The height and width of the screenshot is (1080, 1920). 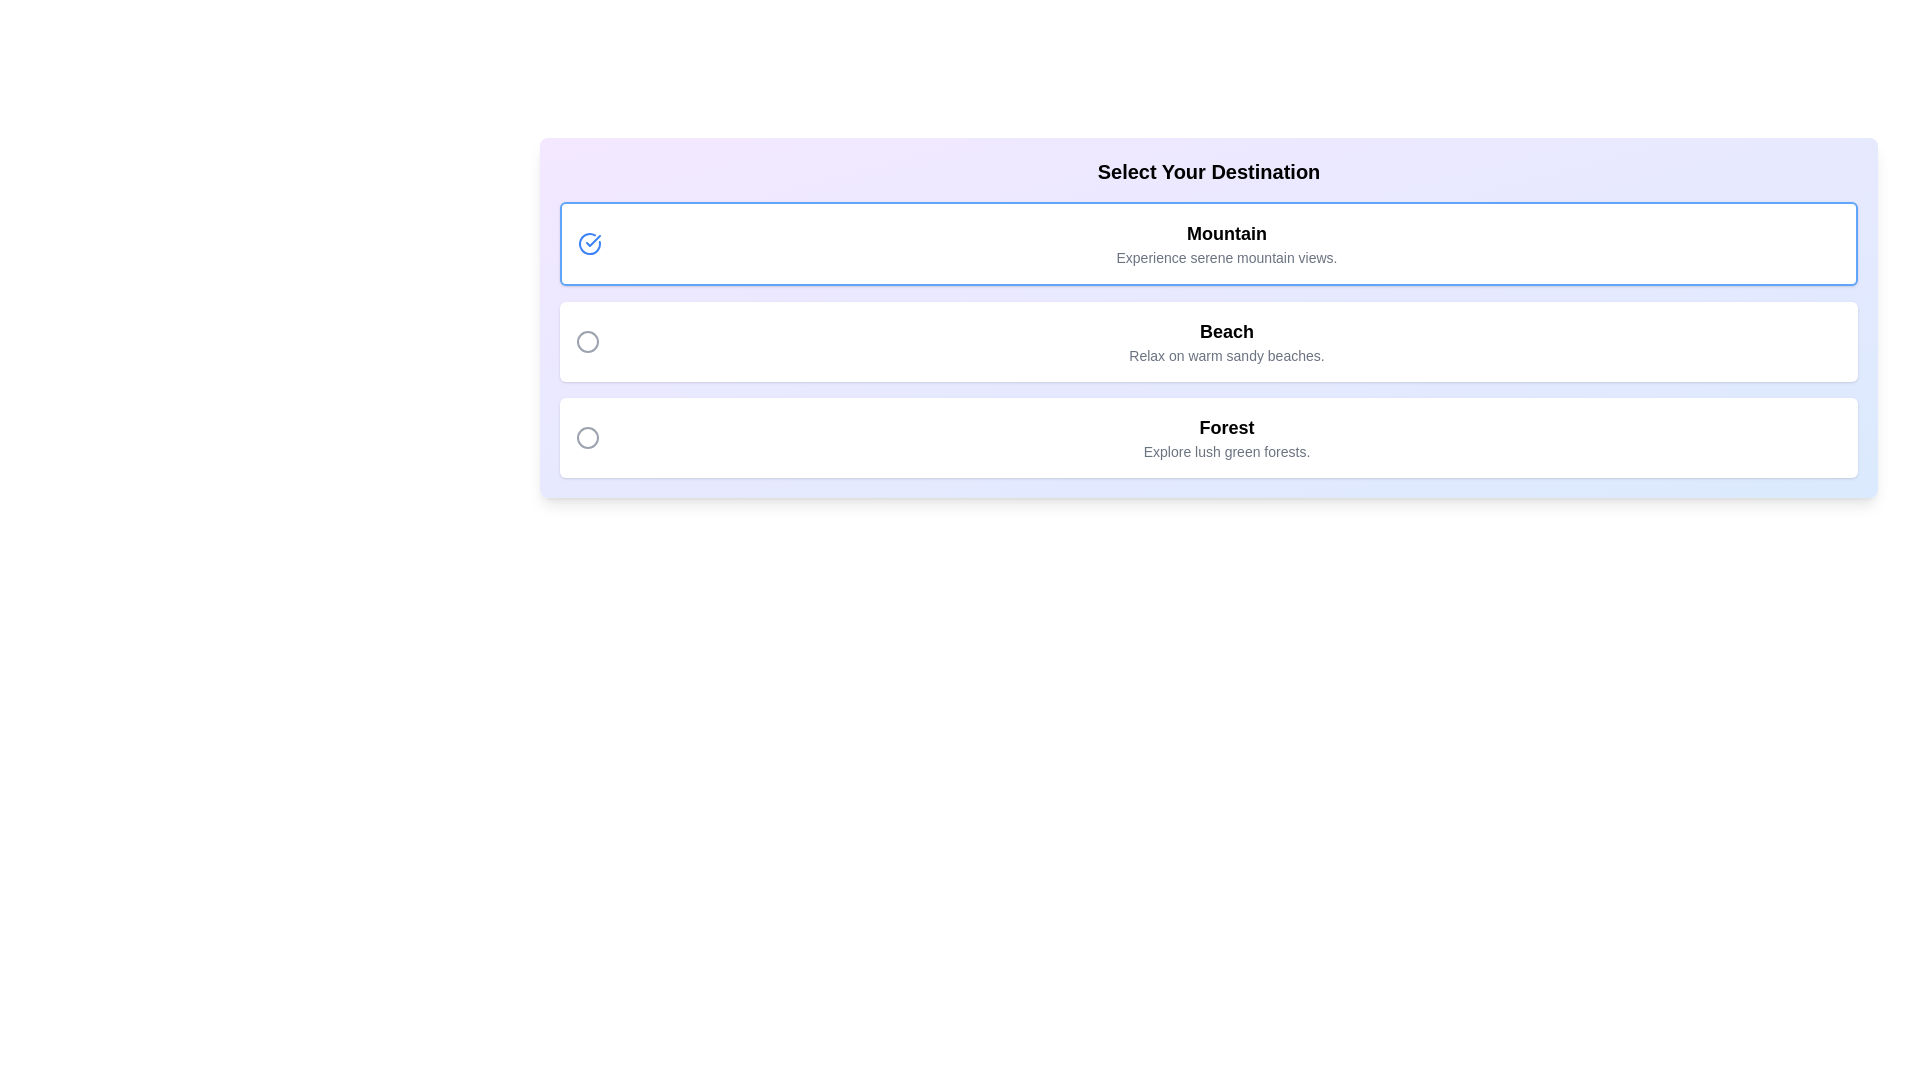 What do you see at coordinates (593, 341) in the screenshot?
I see `the radio button indicator with a gray border and white background located to the left of the text 'Relax on warm sandy beaches' in the second option group titled 'Beach'` at bounding box center [593, 341].